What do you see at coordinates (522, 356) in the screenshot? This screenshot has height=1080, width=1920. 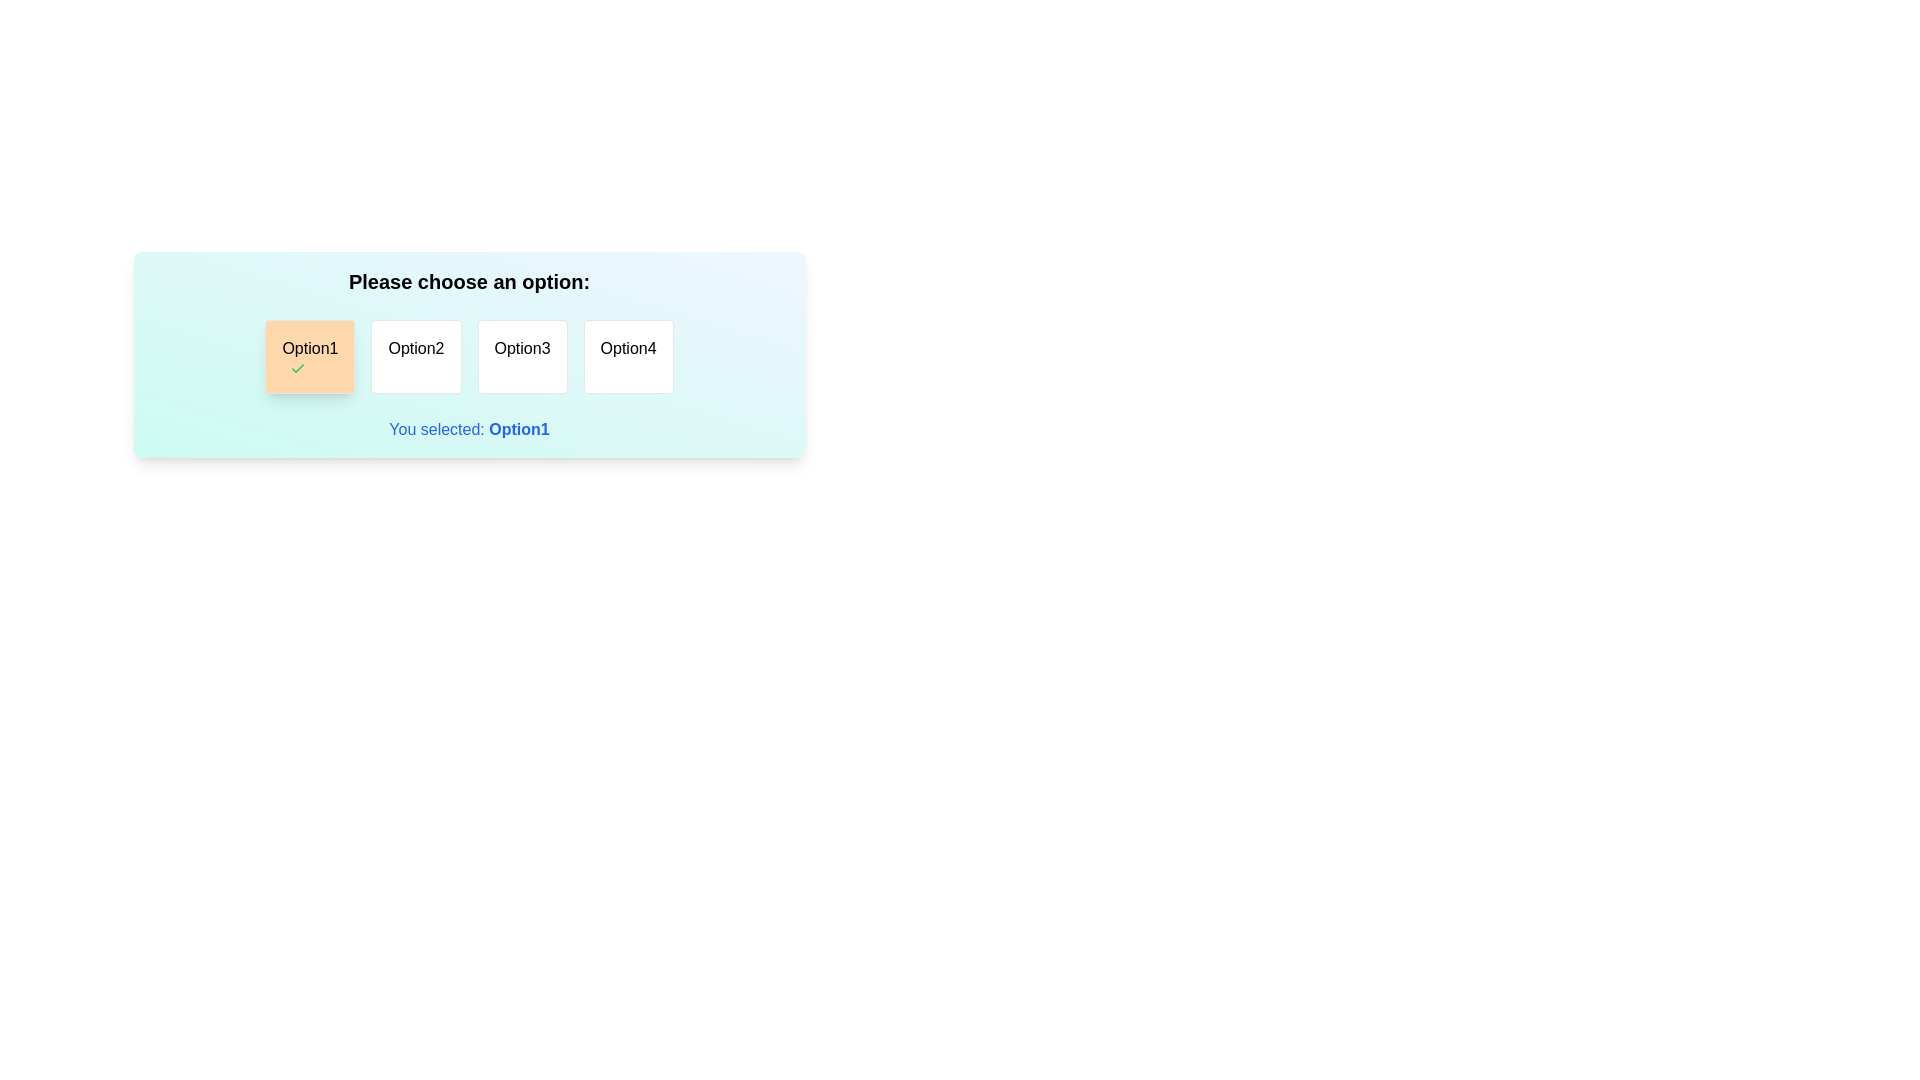 I see `the selection button located in the third position of a horizontal arrangement, below the text 'Please choose an option:', to observe visual feedback` at bounding box center [522, 356].